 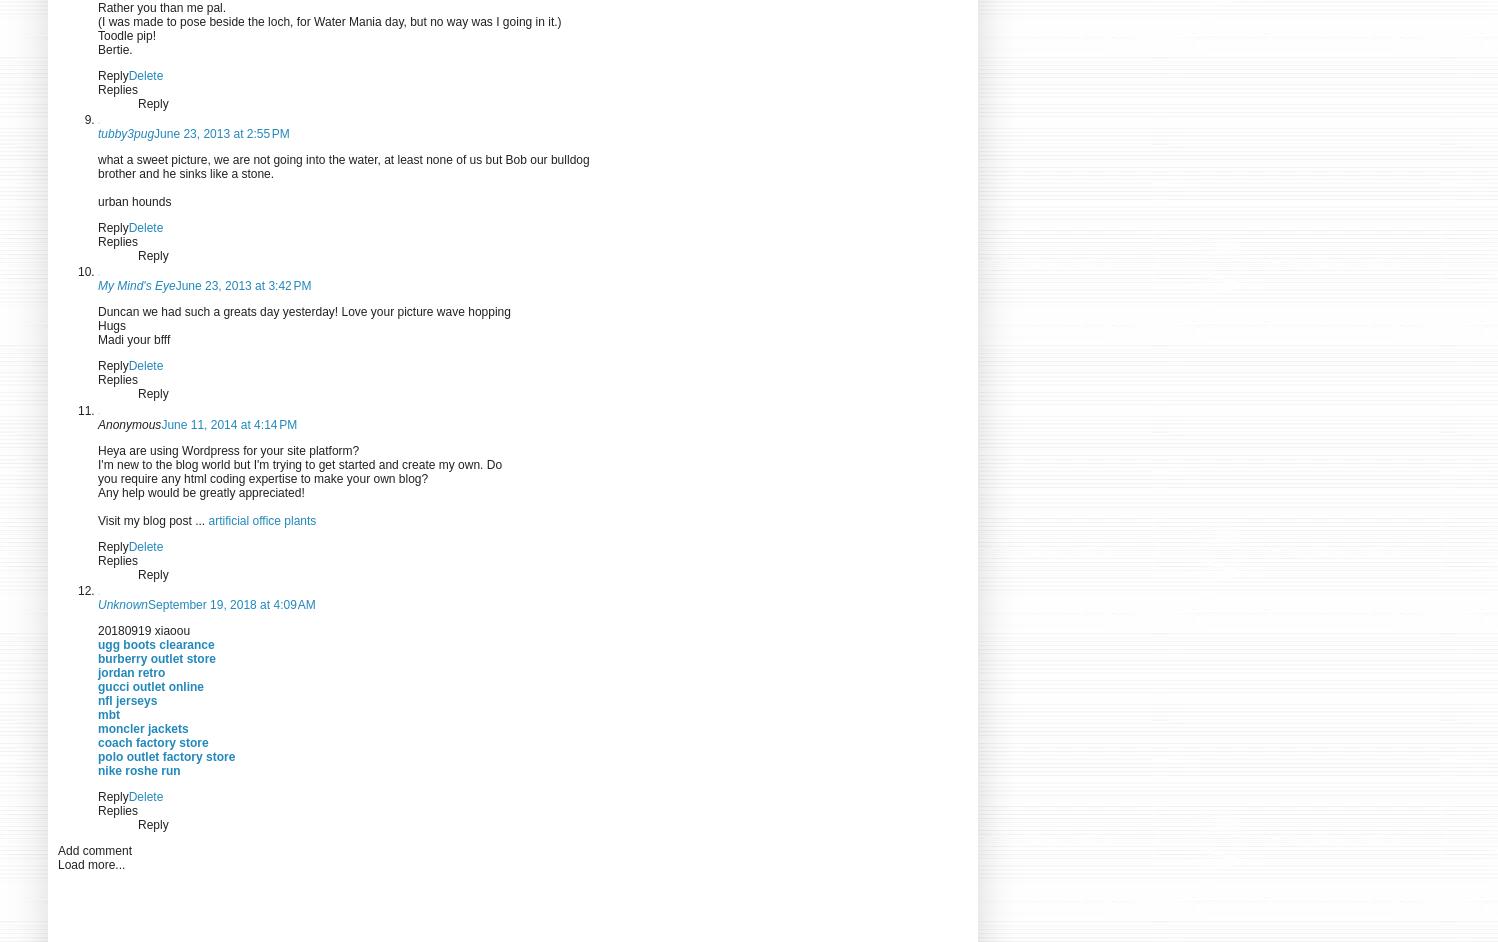 What do you see at coordinates (134, 338) in the screenshot?
I see `'Madi your bfff'` at bounding box center [134, 338].